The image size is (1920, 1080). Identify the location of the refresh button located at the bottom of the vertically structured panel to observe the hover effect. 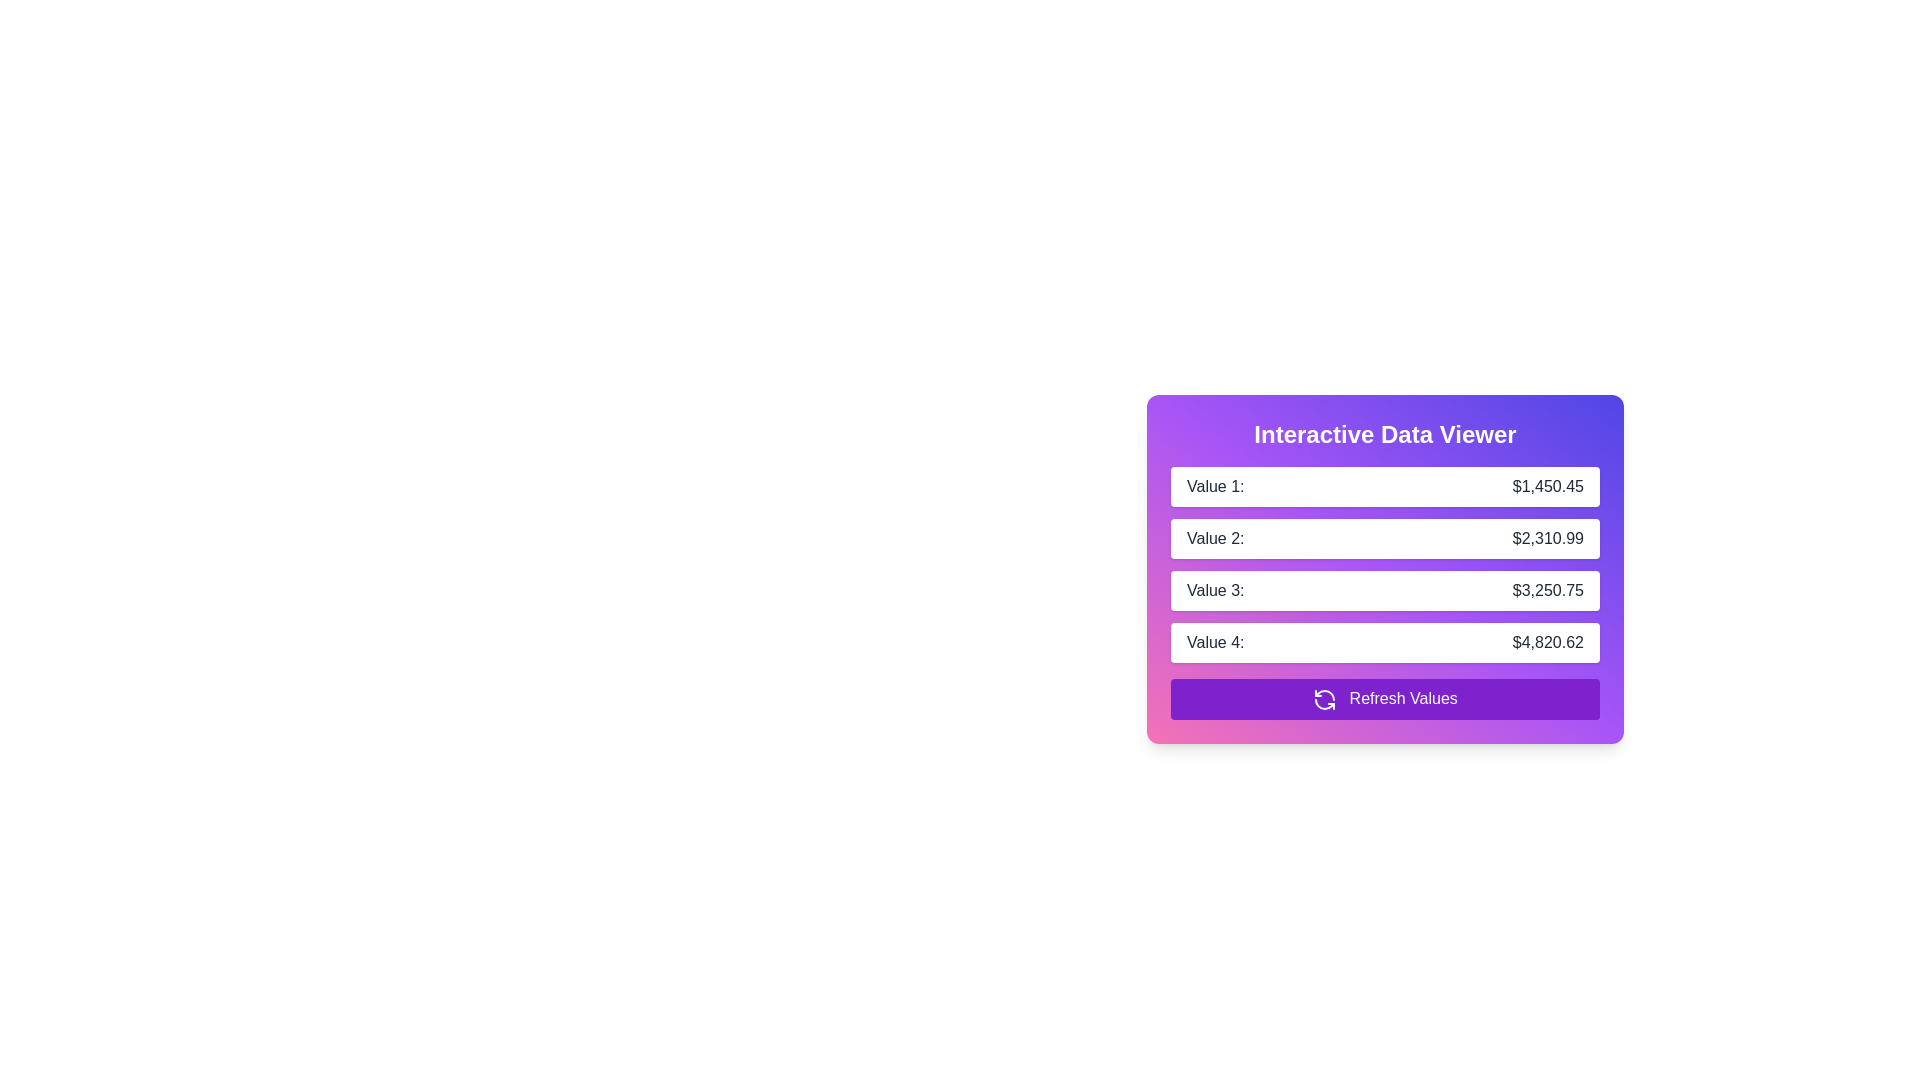
(1384, 698).